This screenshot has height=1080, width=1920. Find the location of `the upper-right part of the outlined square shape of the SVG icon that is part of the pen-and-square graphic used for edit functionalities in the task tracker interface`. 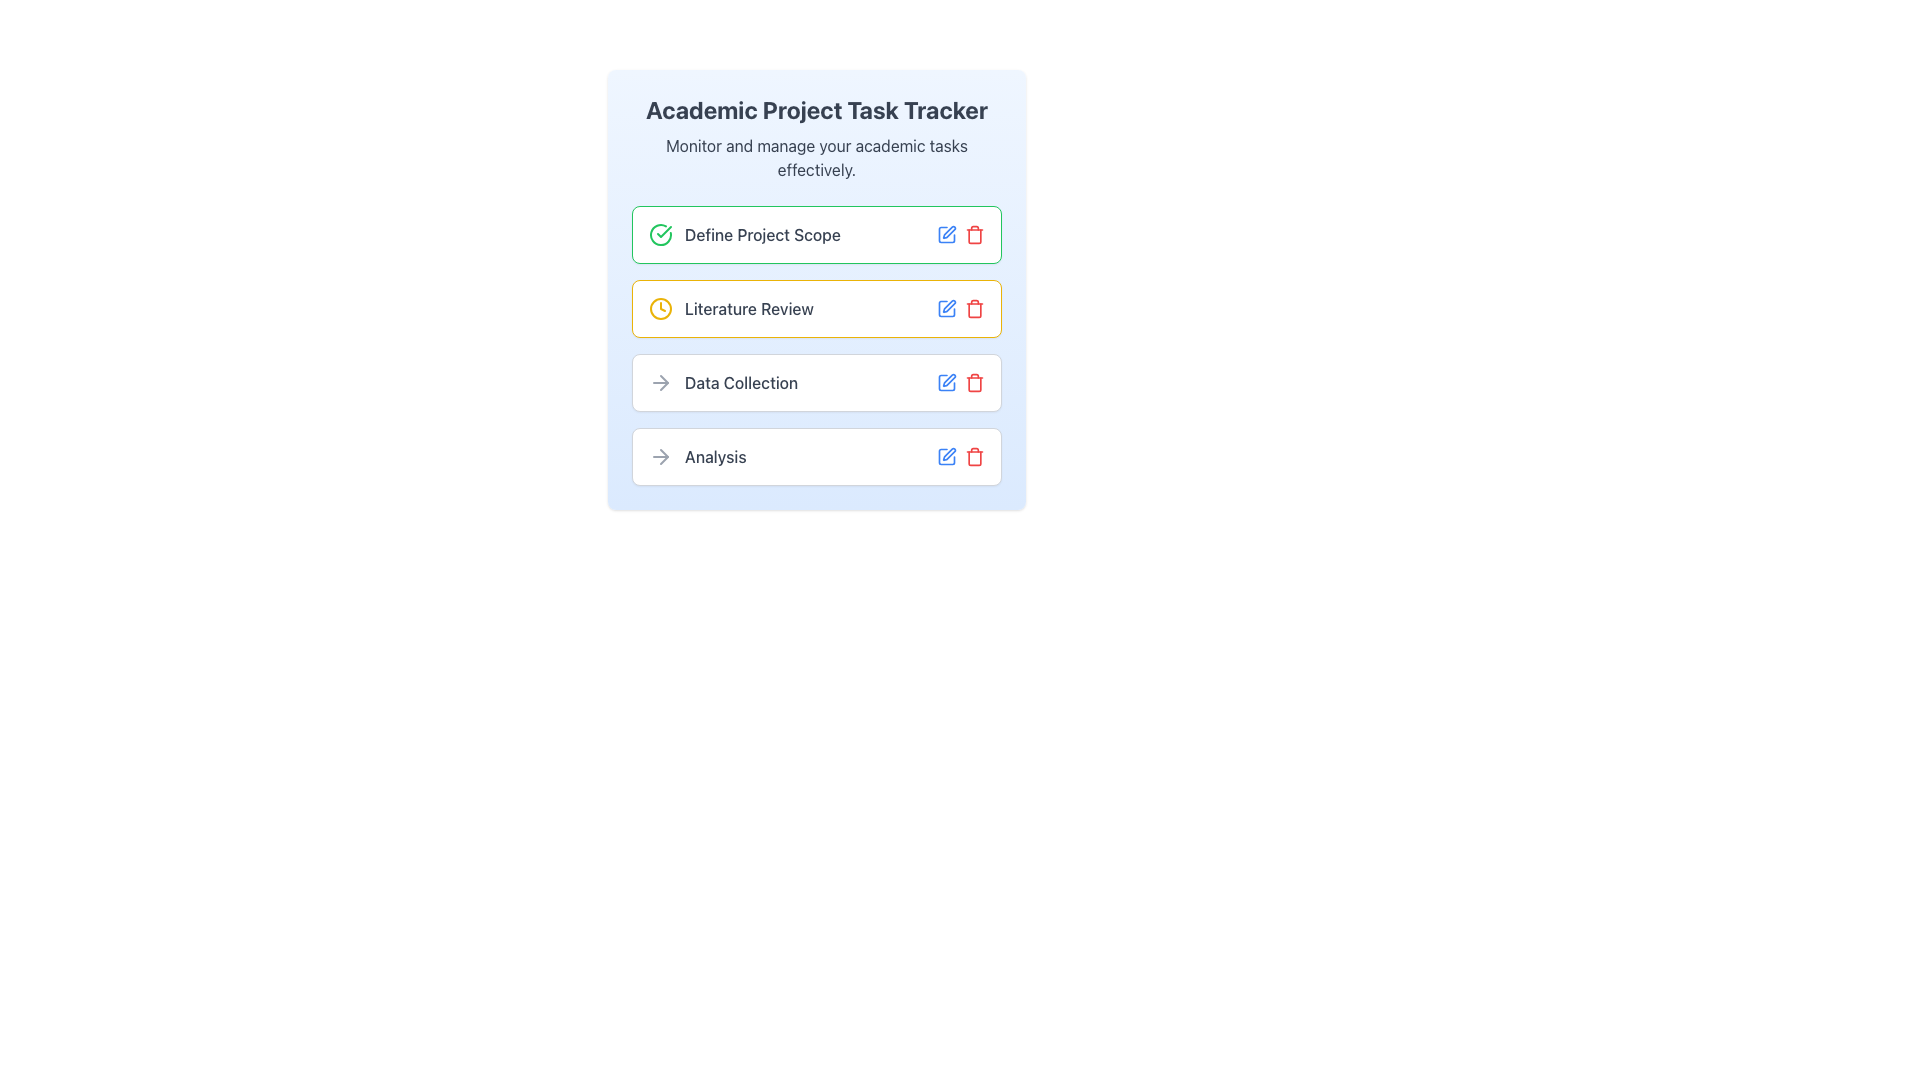

the upper-right part of the outlined square shape of the SVG icon that is part of the pen-and-square graphic used for edit functionalities in the task tracker interface is located at coordinates (945, 456).